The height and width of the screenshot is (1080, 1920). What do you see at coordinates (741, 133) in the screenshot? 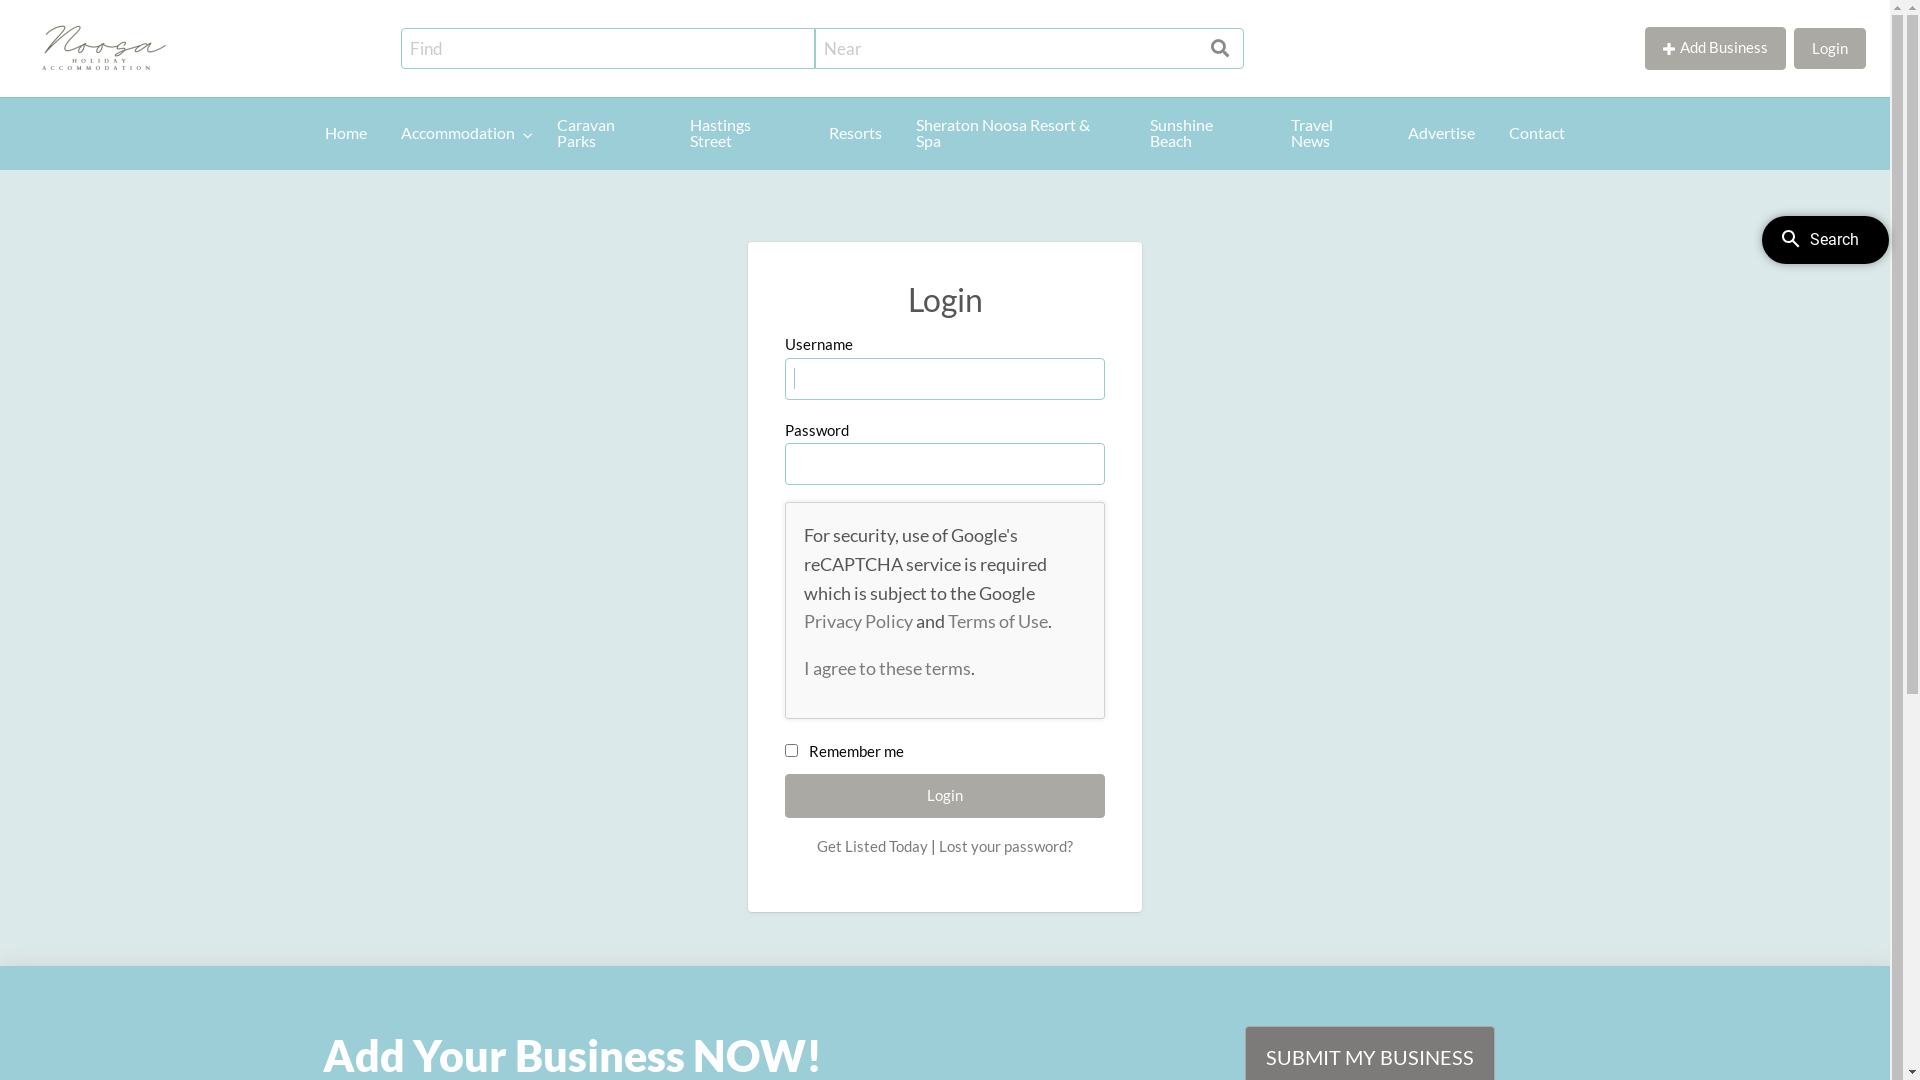
I see `'Hastings Street'` at bounding box center [741, 133].